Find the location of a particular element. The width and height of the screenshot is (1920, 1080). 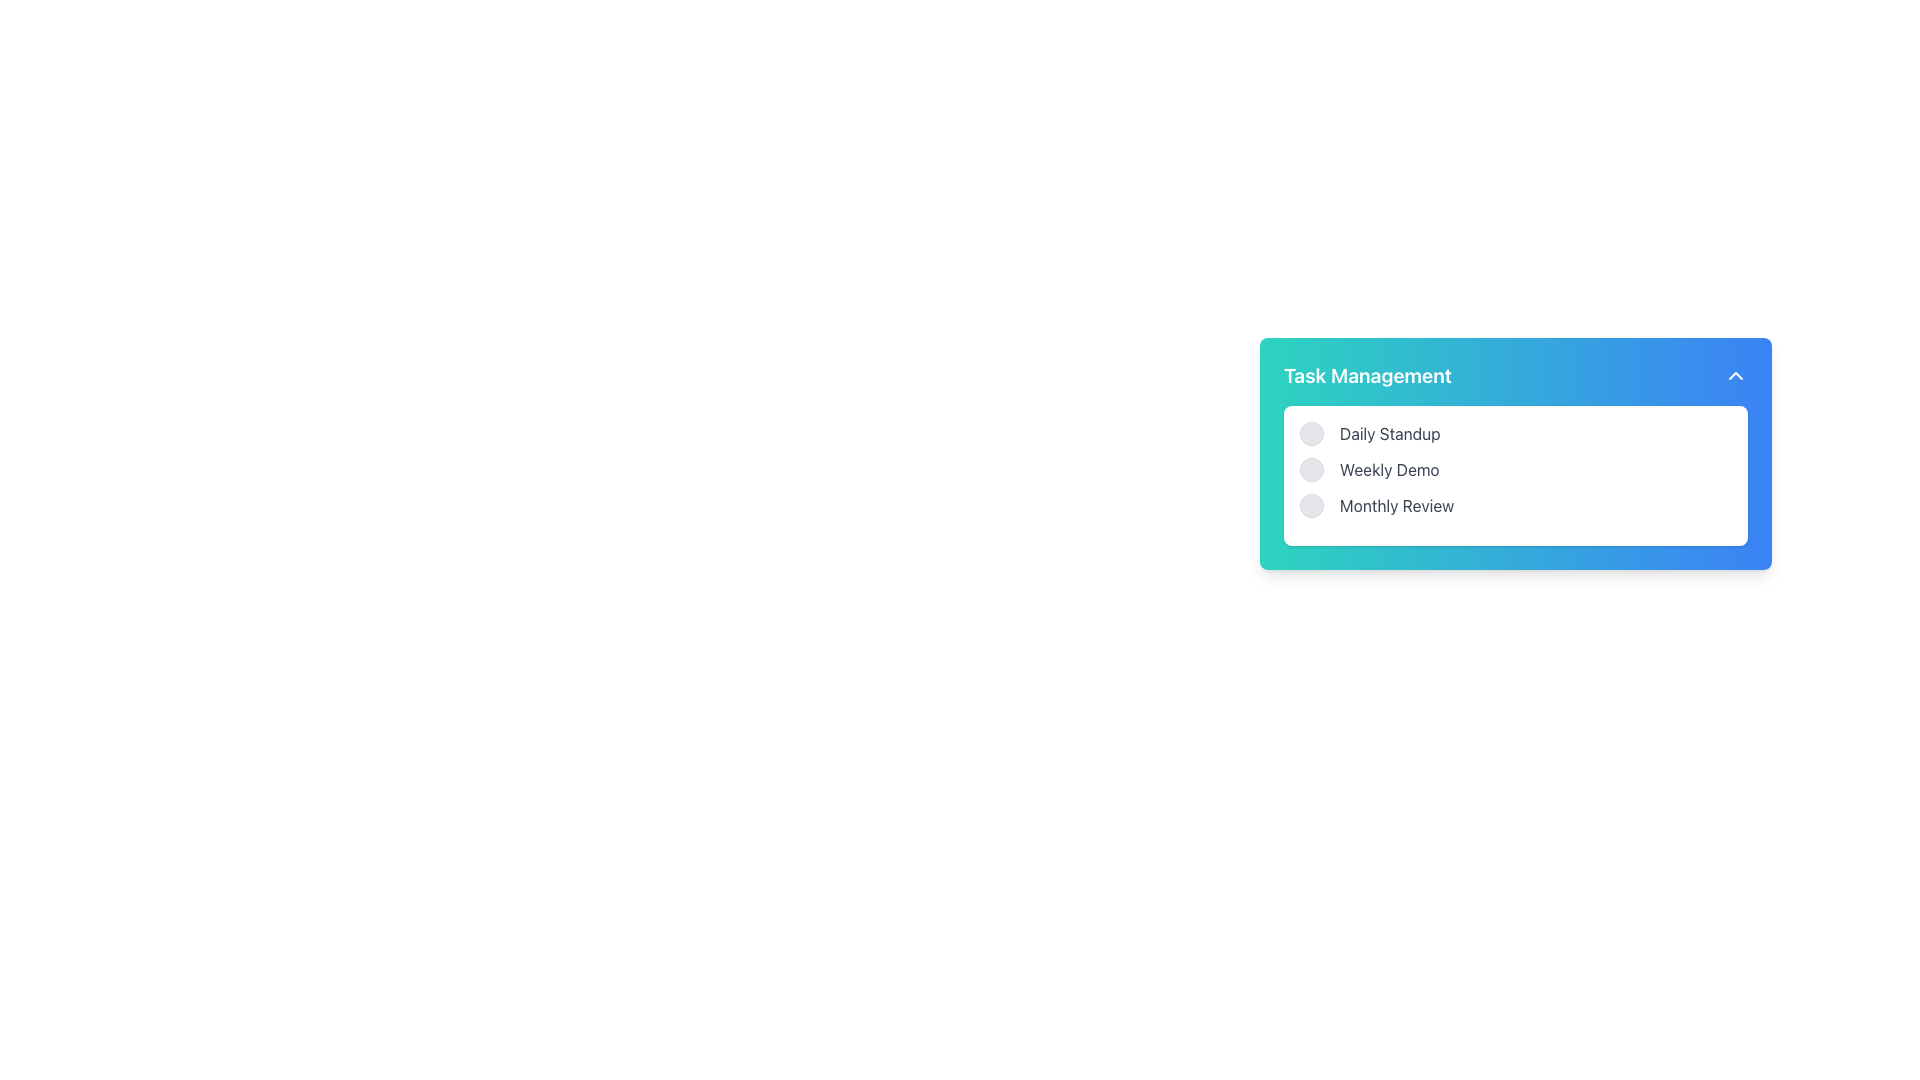

the 'Daily Standup' radio button is located at coordinates (1516, 433).